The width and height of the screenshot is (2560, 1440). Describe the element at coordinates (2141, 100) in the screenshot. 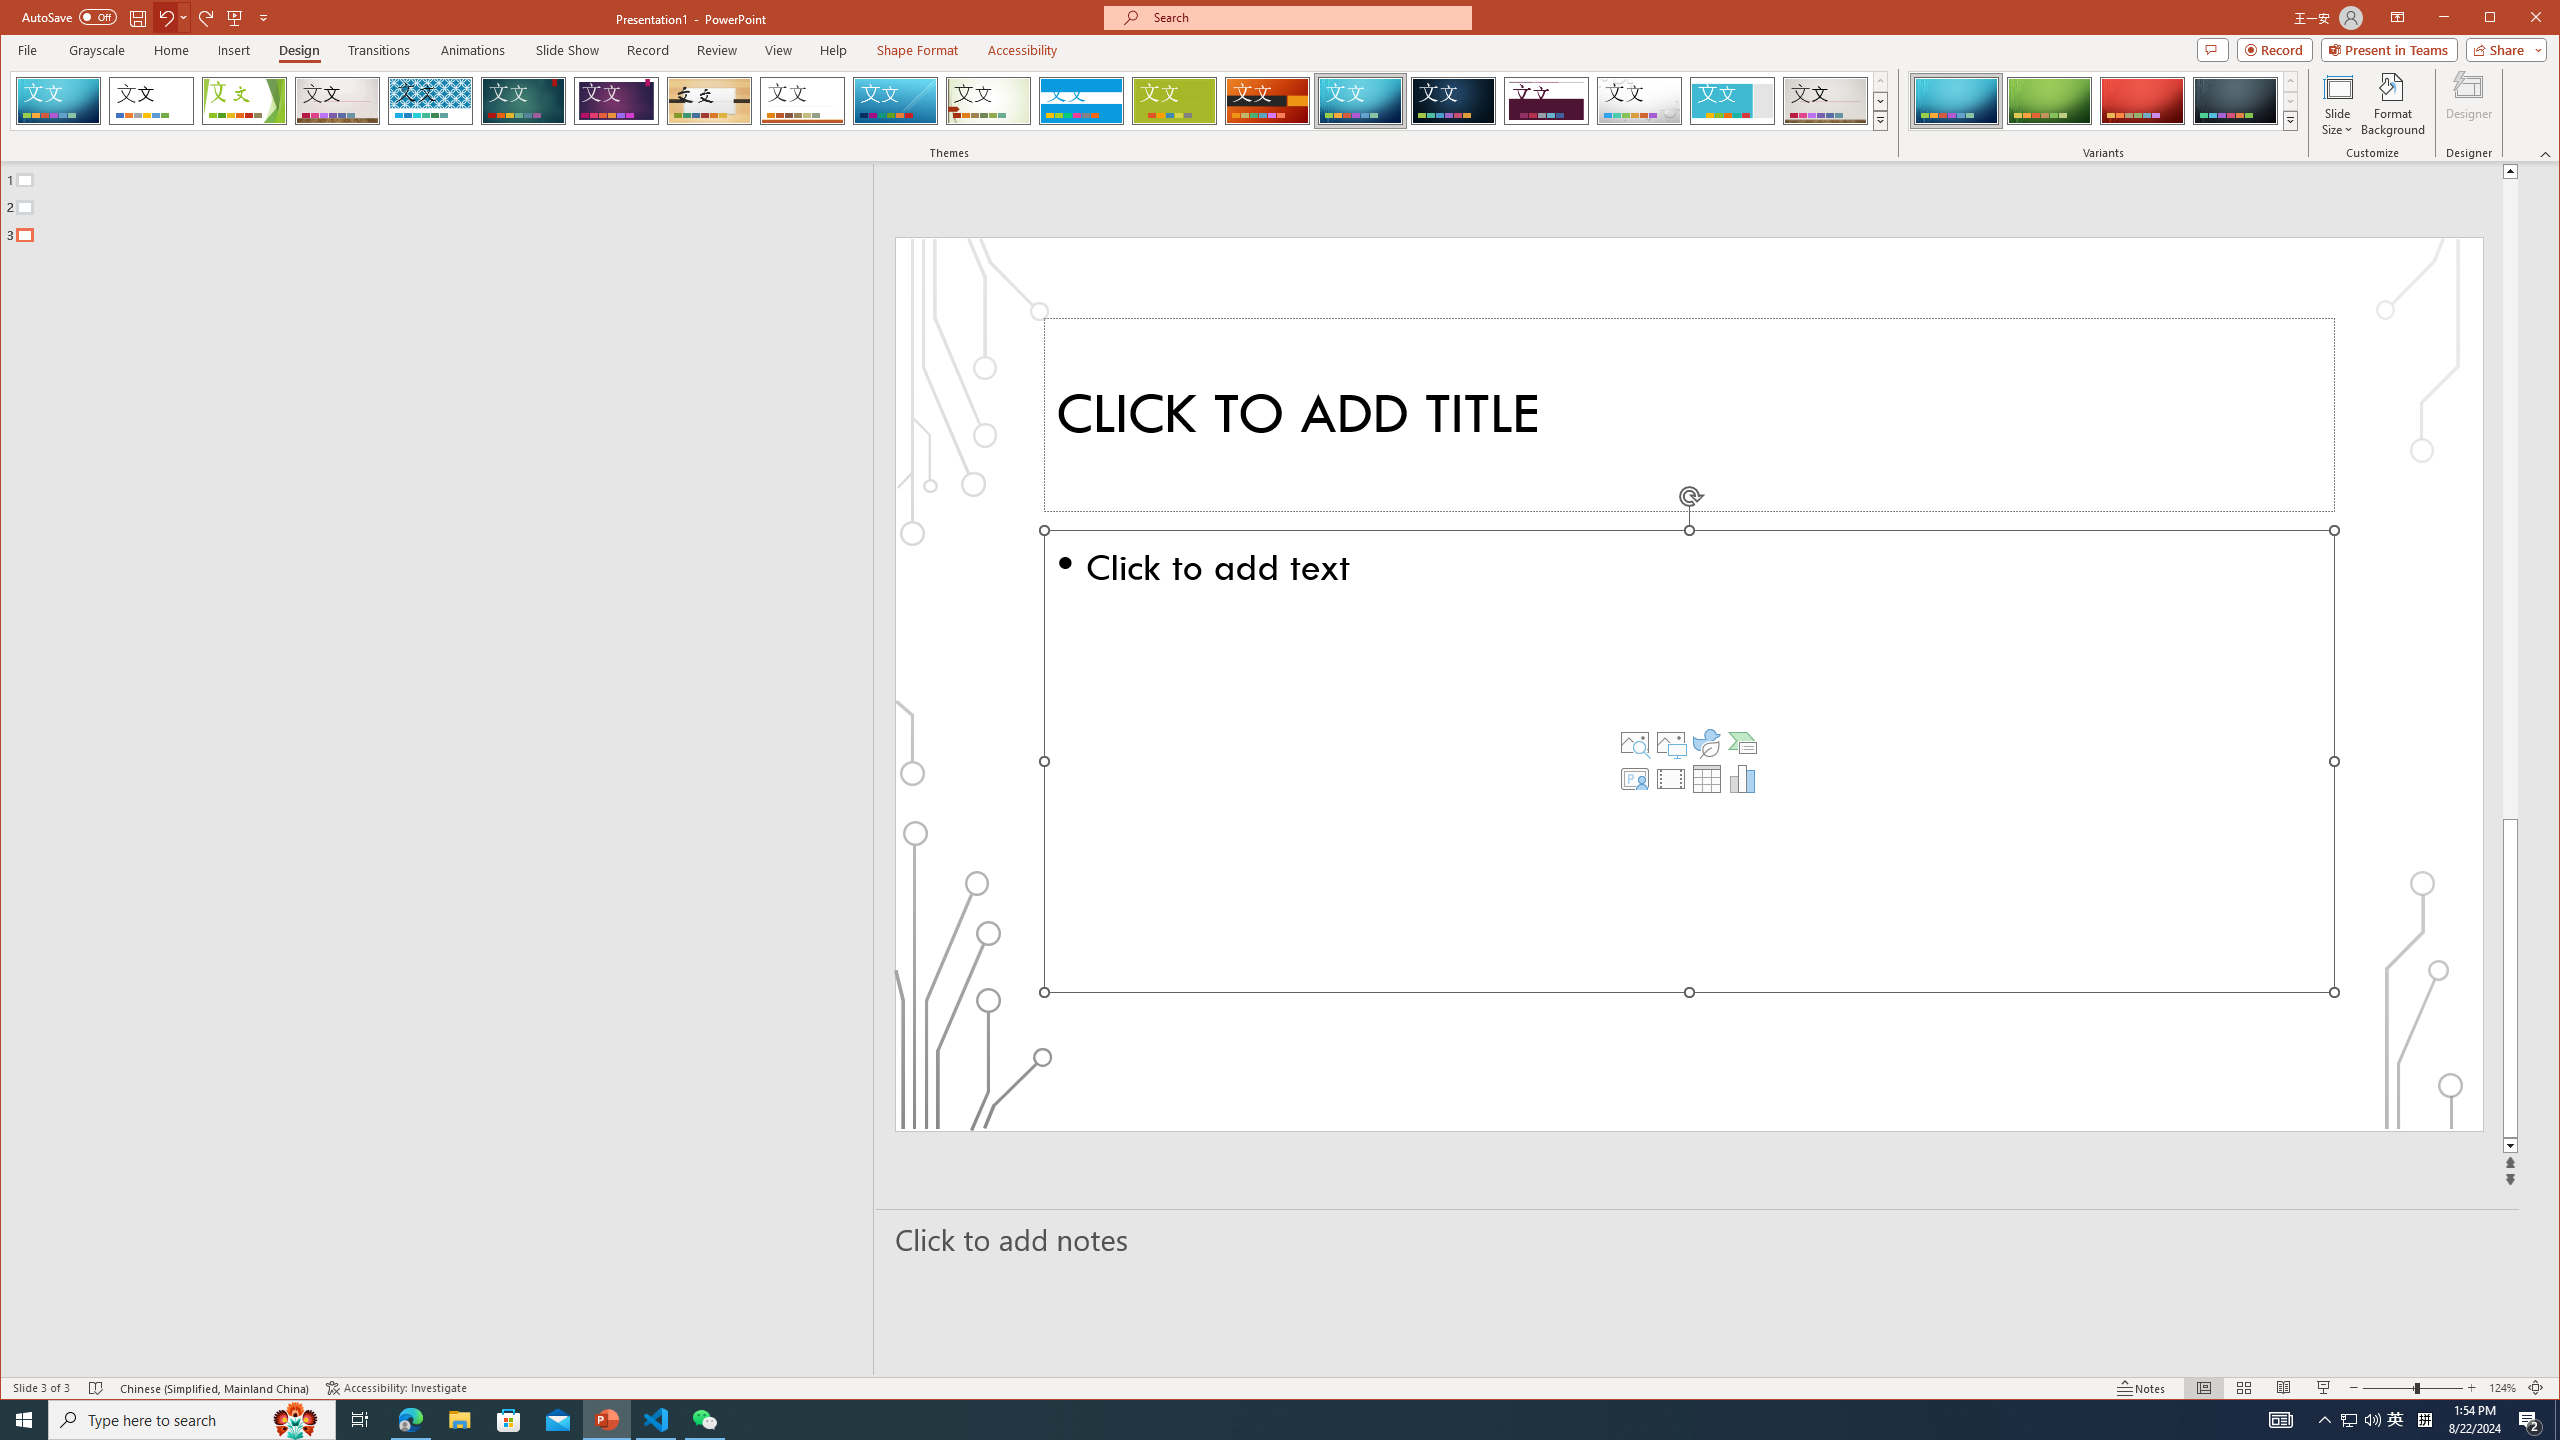

I see `'Circuit Variant 3'` at that location.